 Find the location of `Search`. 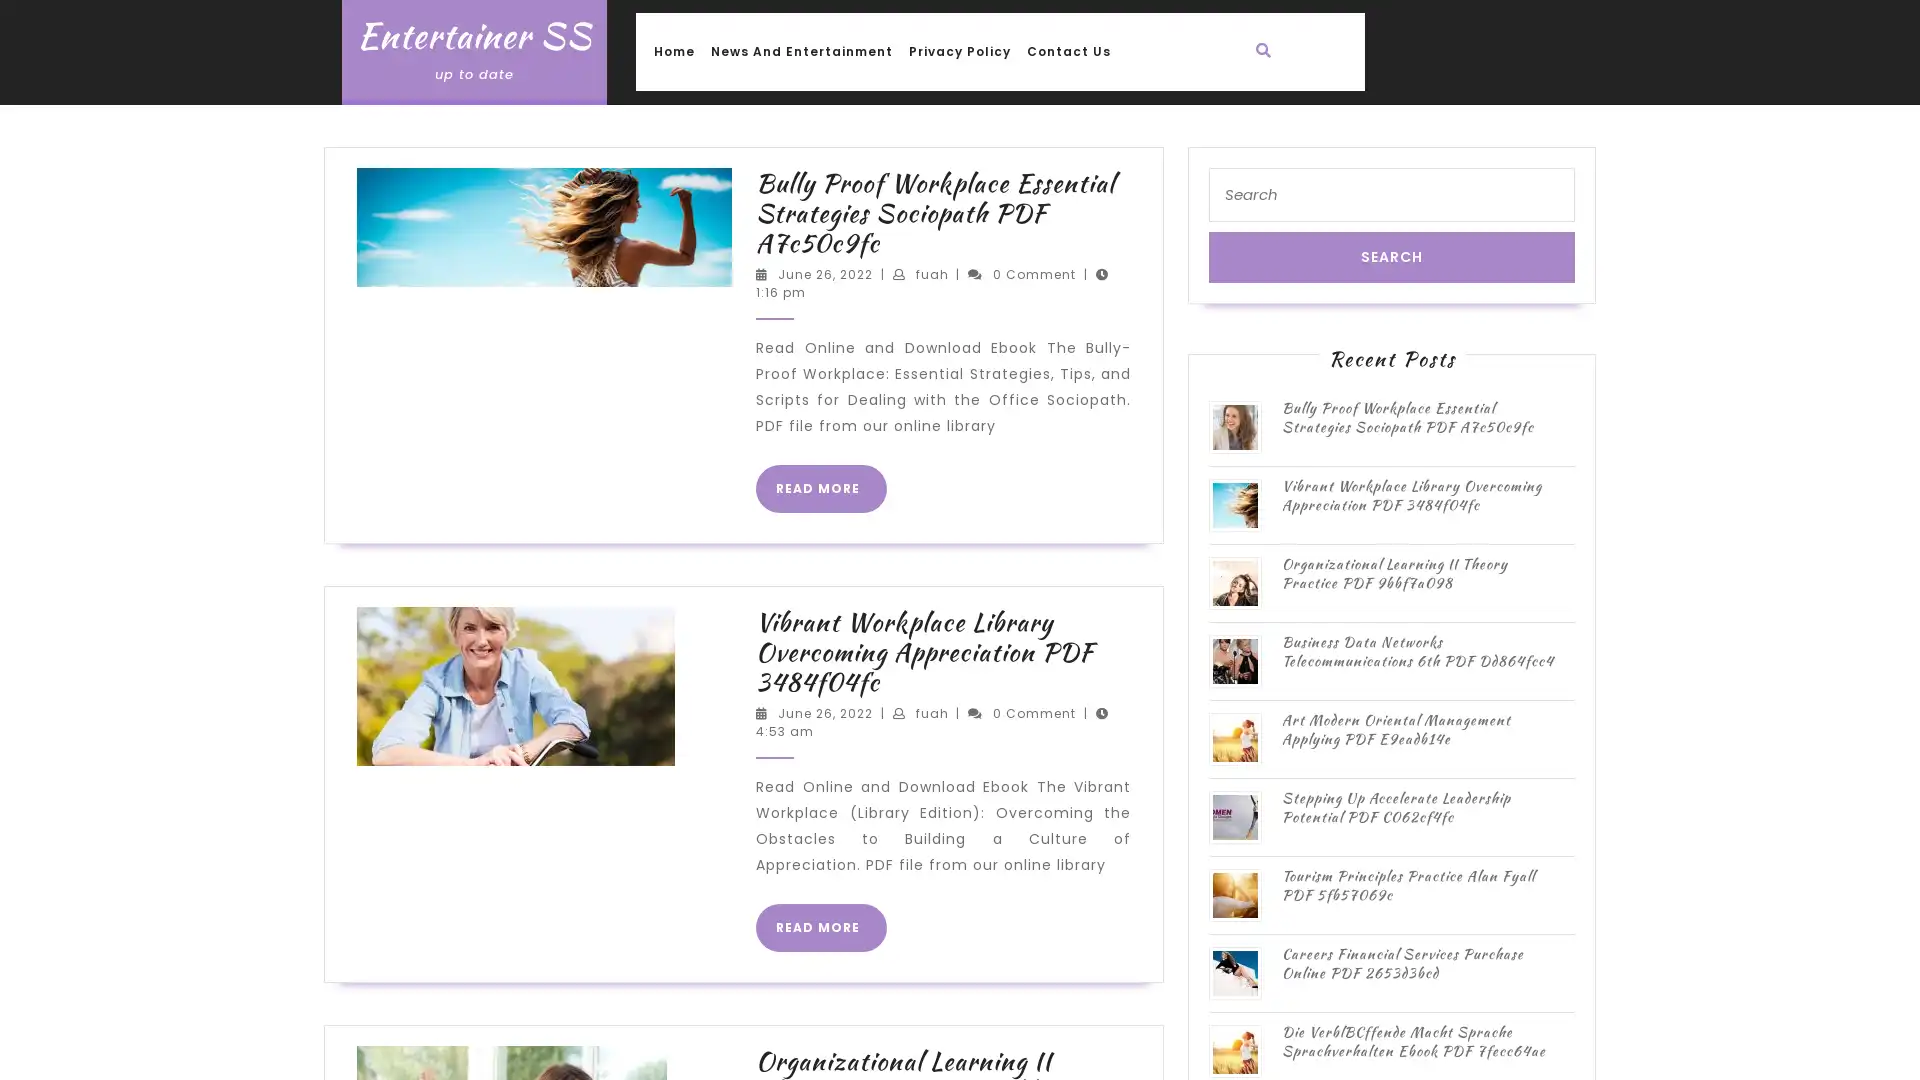

Search is located at coordinates (1391, 256).